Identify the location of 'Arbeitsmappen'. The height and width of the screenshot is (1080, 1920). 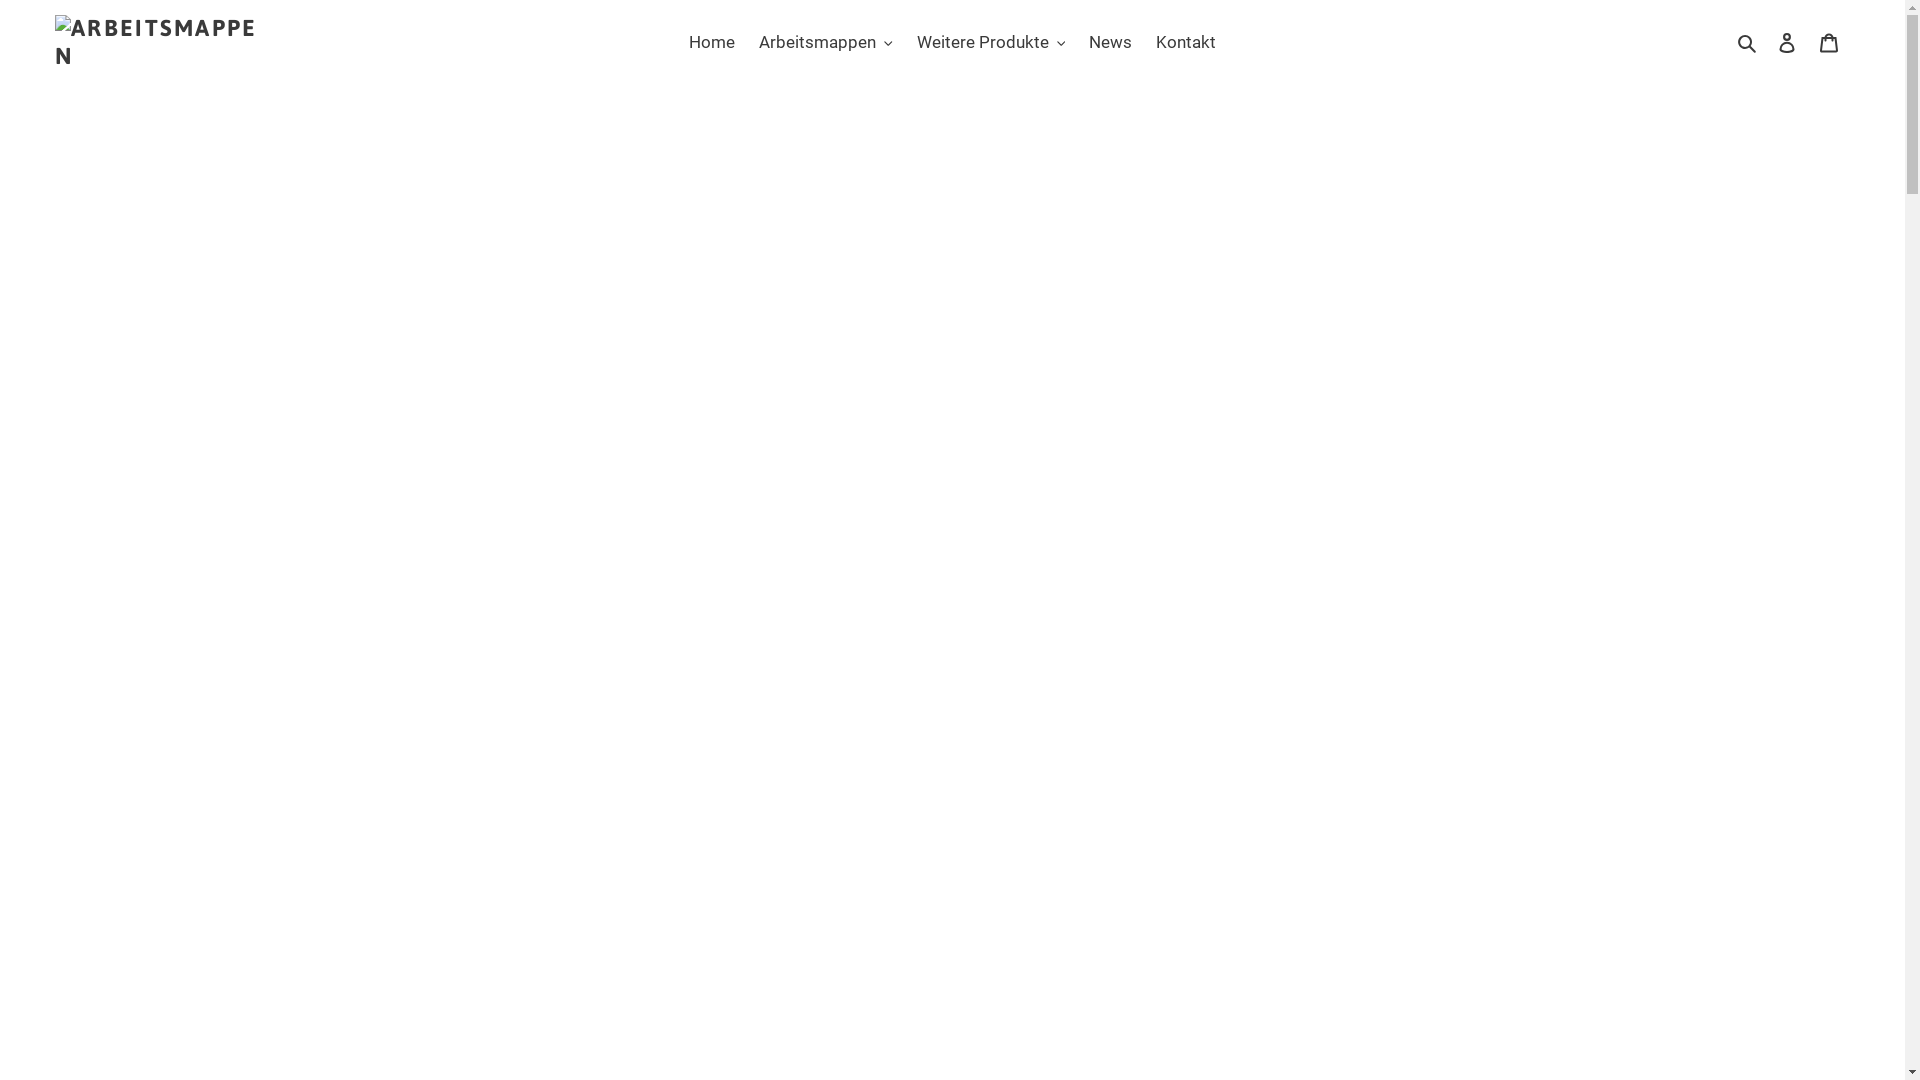
(825, 42).